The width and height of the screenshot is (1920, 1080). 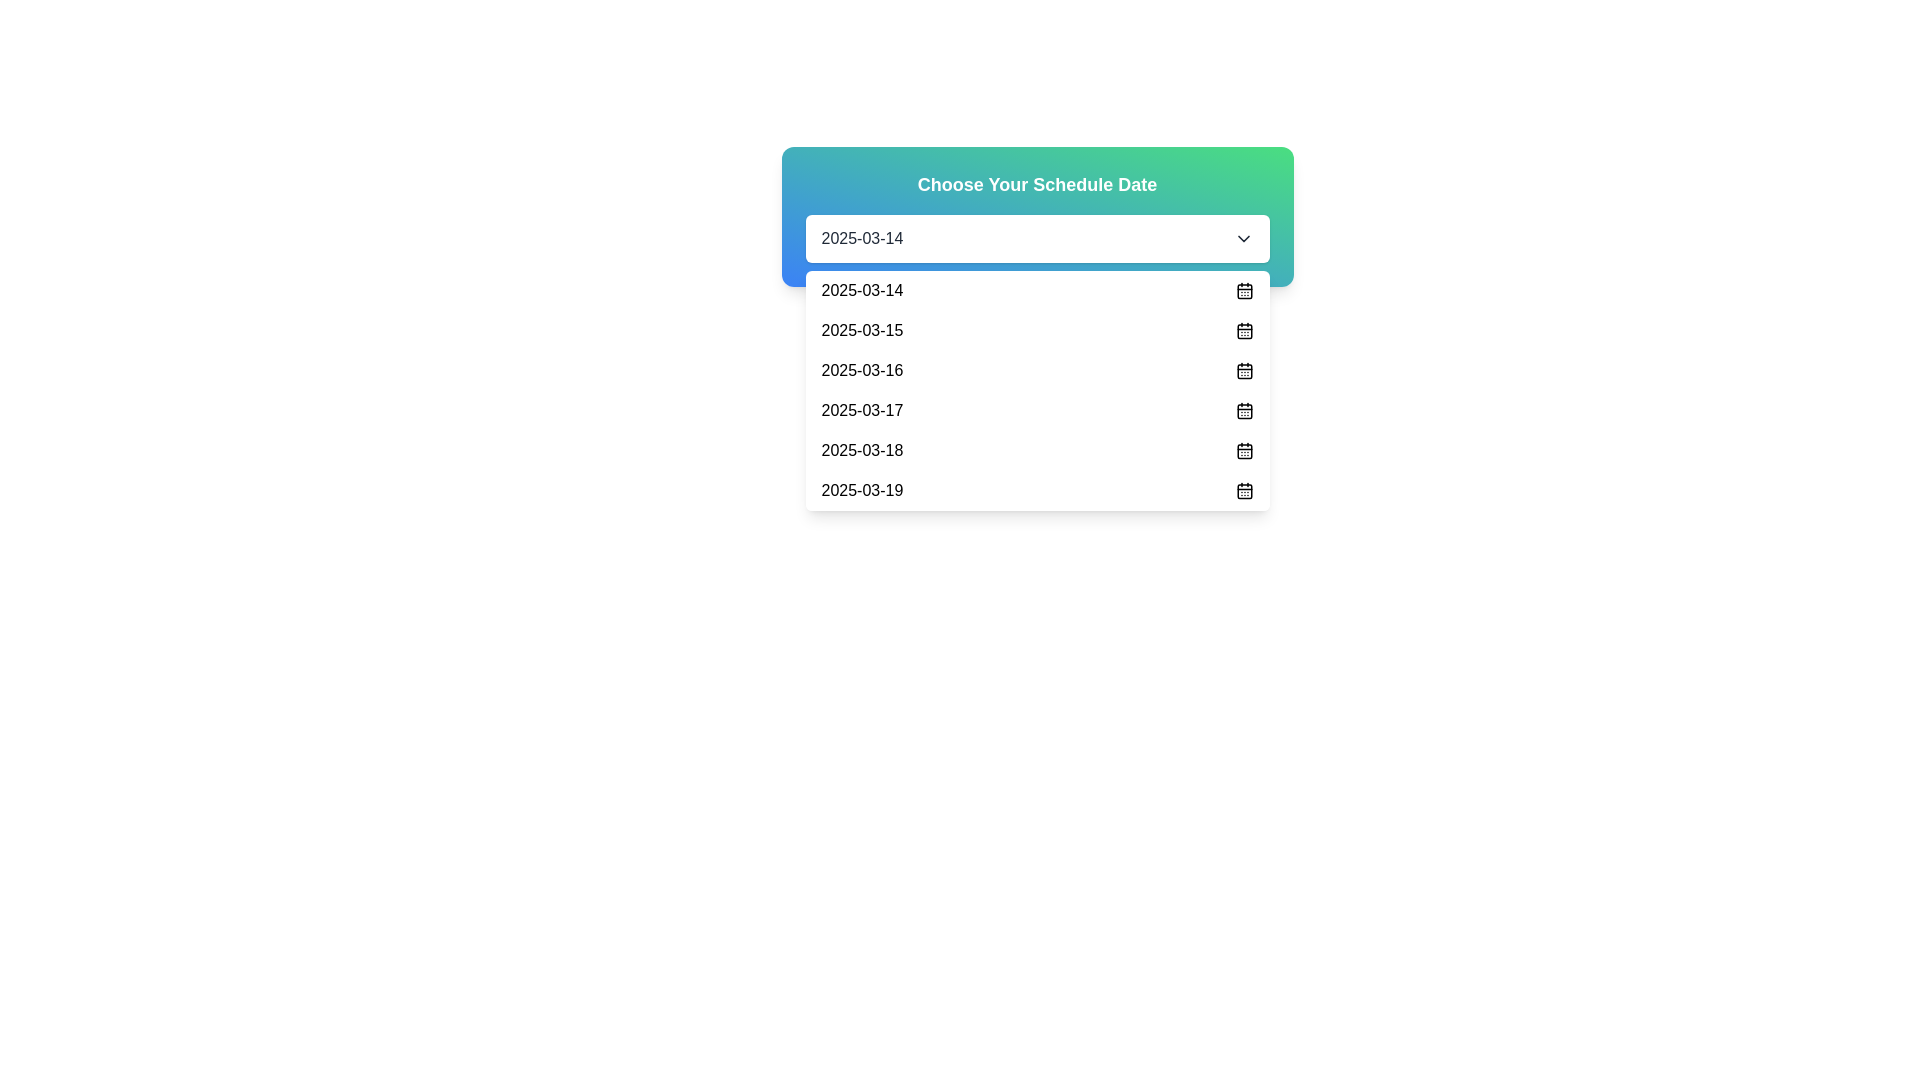 I want to click on the selectable date option '2025-03-17' in the dropdown menu, so click(x=862, y=410).